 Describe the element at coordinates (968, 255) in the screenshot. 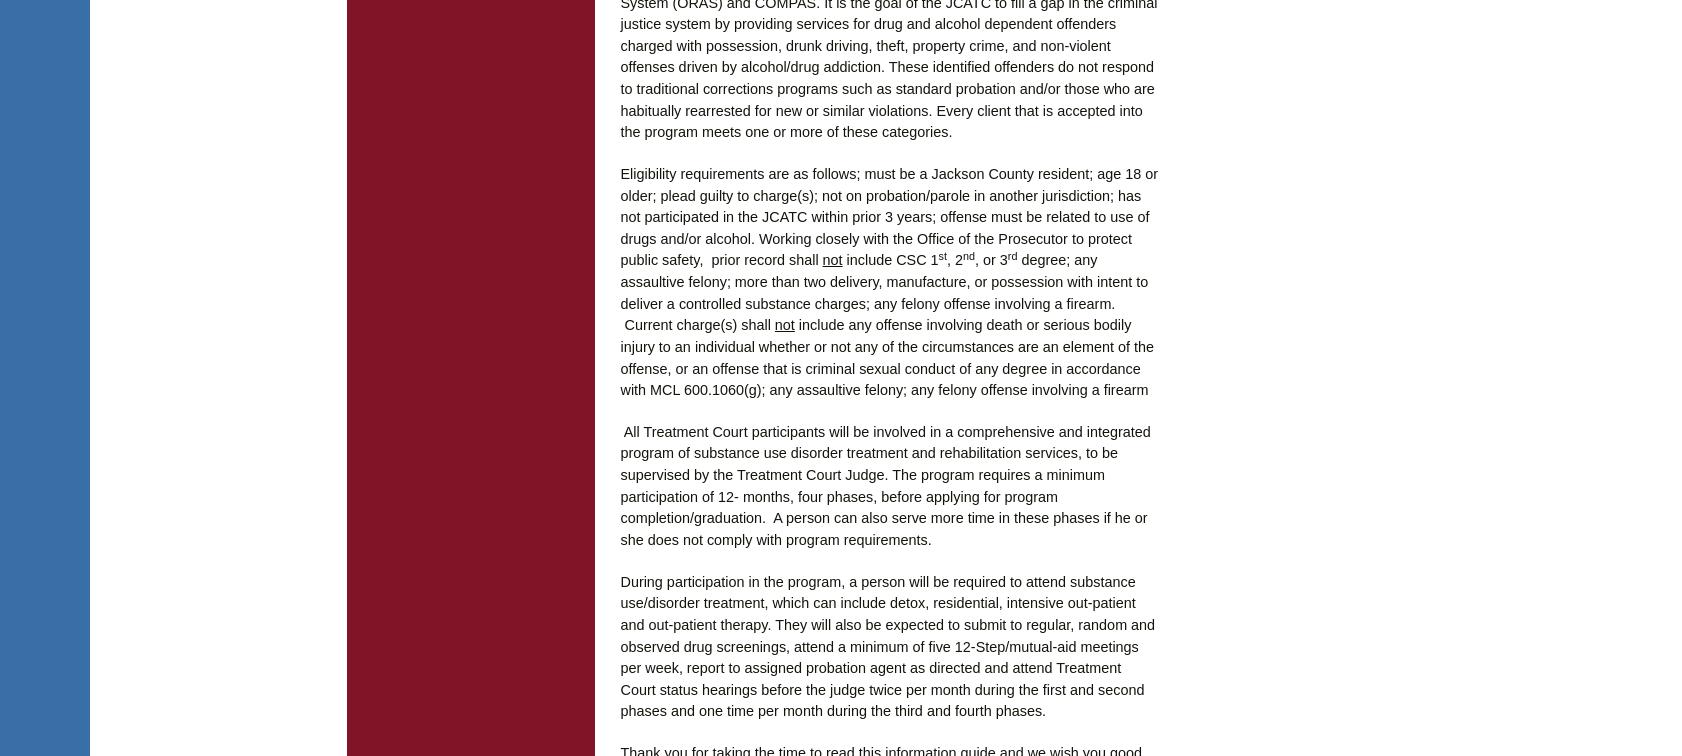

I see `'nd'` at that location.